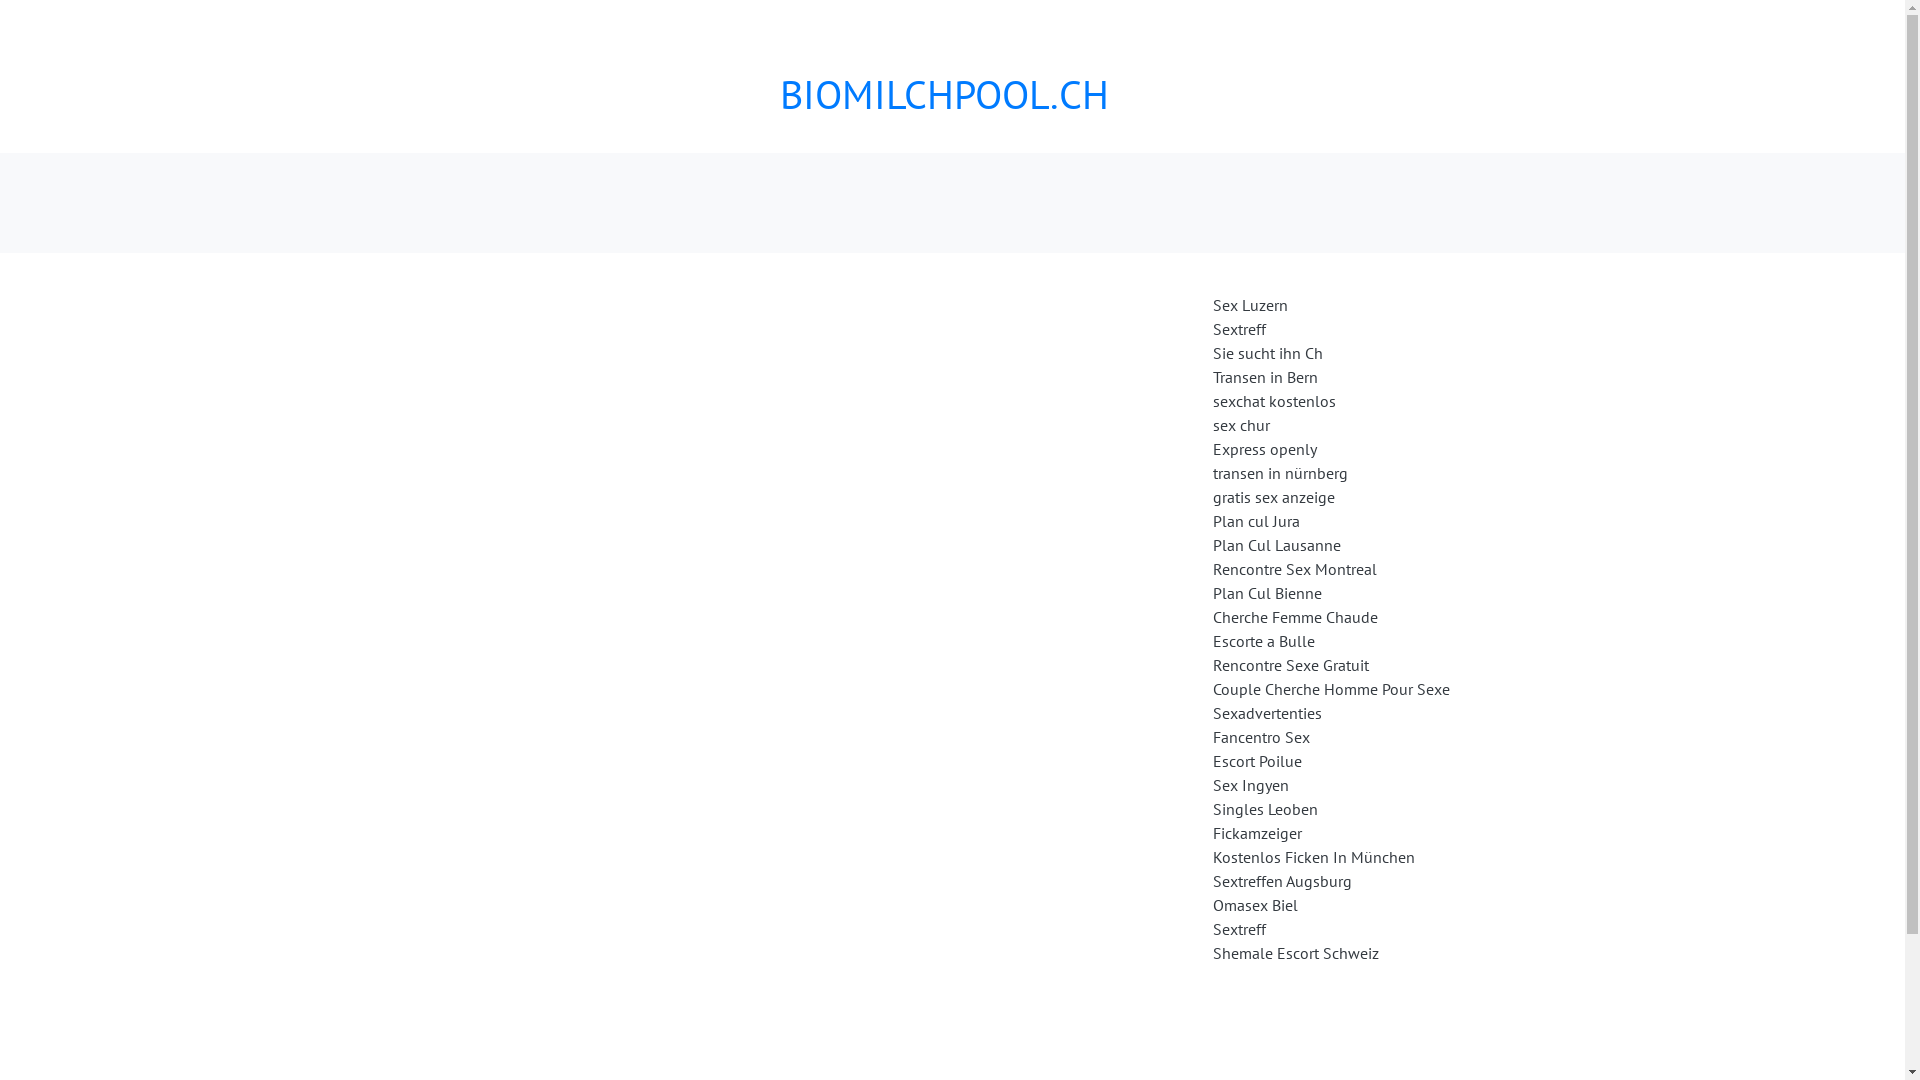 The height and width of the screenshot is (1080, 1920). Describe the element at coordinates (1265, 712) in the screenshot. I see `'Sexadvertenties'` at that location.